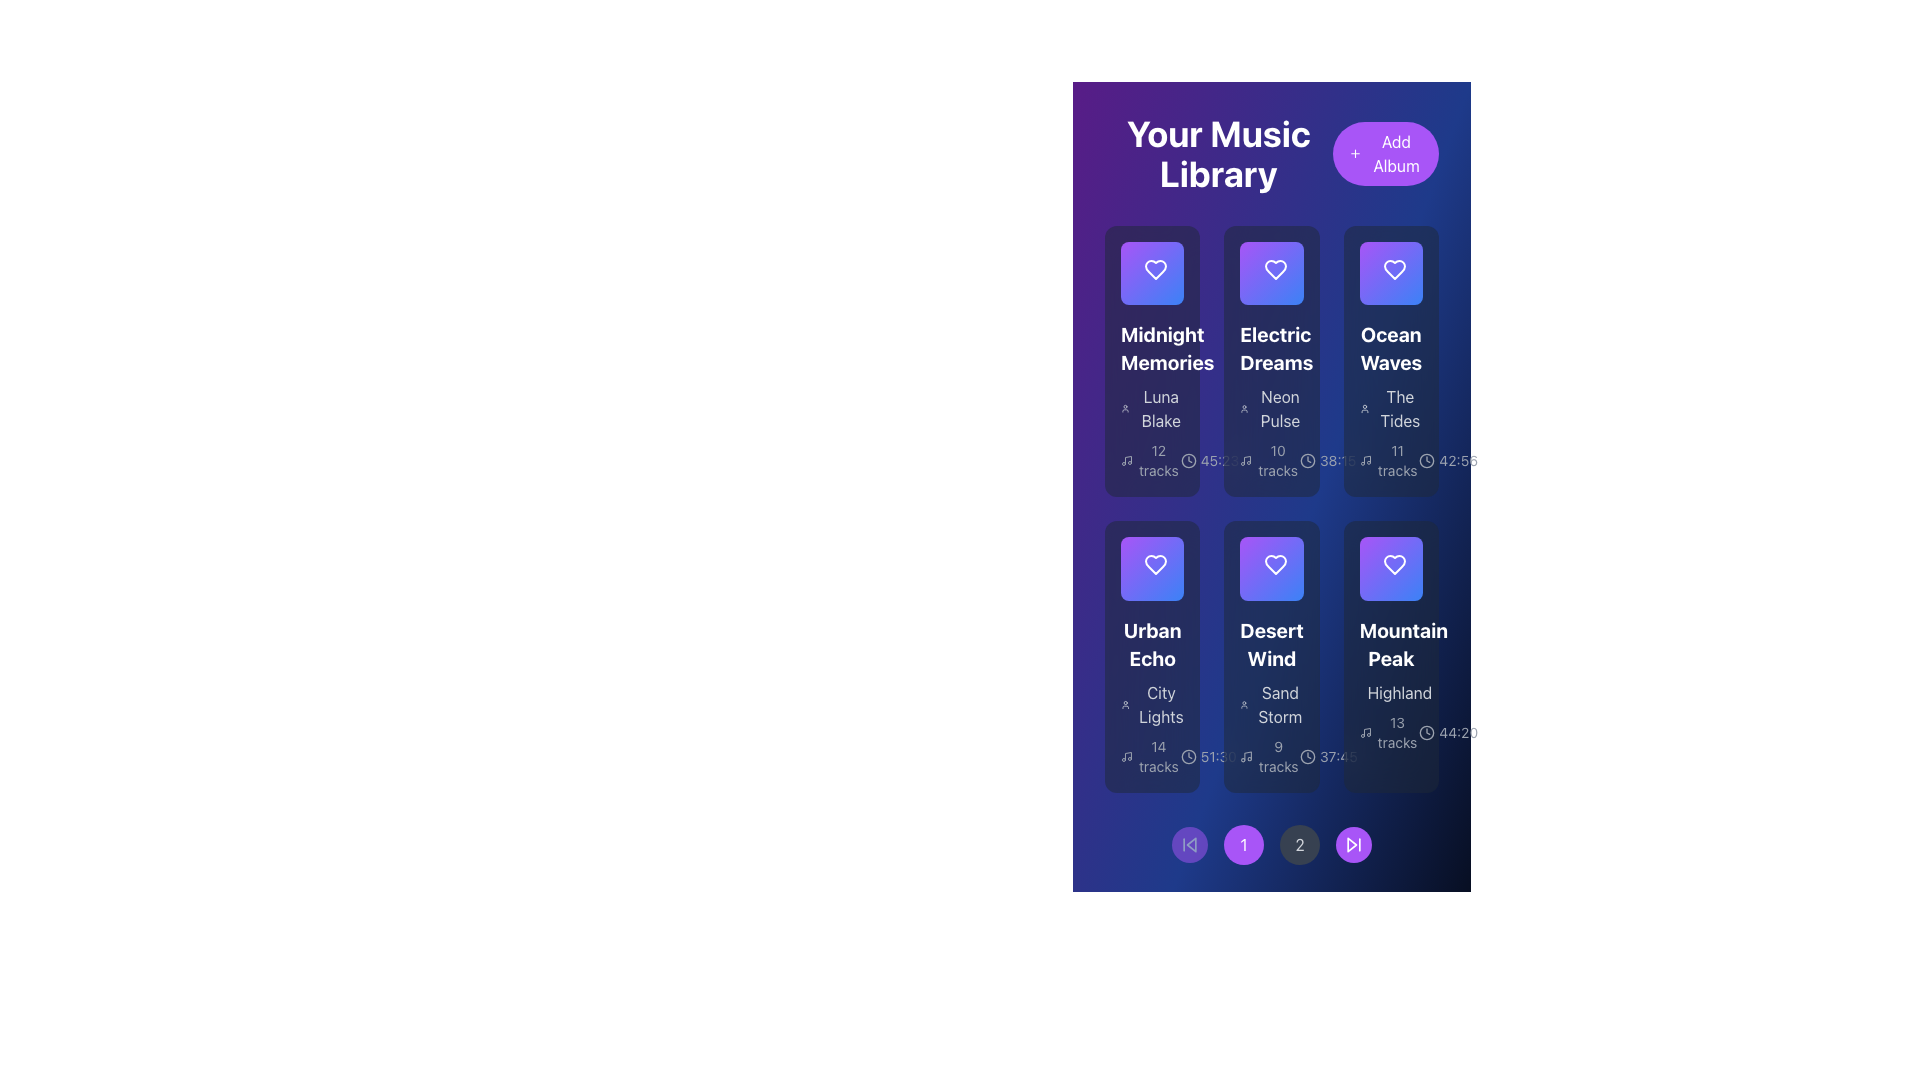 The width and height of the screenshot is (1920, 1080). I want to click on the triangular play button icon located within the 'Ocean Waves' card in the 'Your Music Library' section, so click(1391, 273).